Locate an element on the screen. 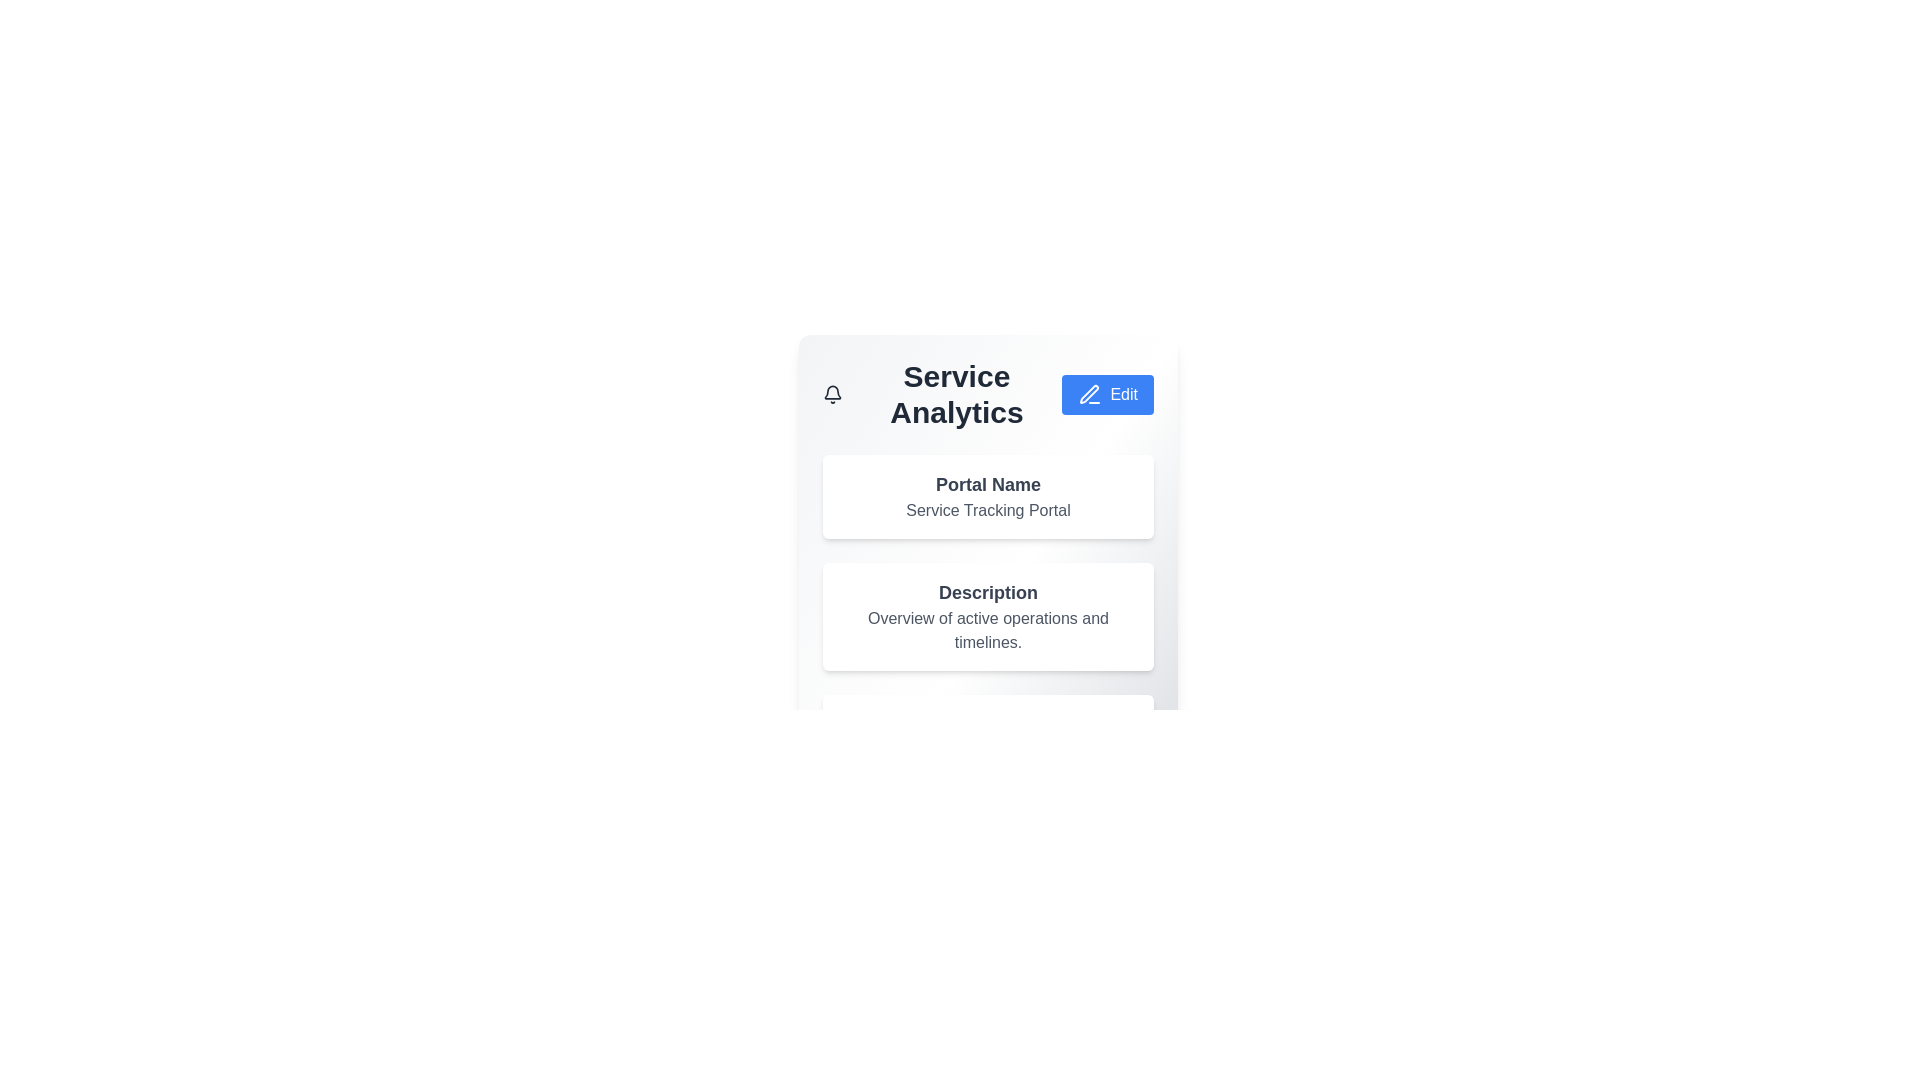 The image size is (1920, 1080). the pen icon within the 'Edit' button located at the top-right corner of the 'Service Analytics' card is located at coordinates (1088, 394).